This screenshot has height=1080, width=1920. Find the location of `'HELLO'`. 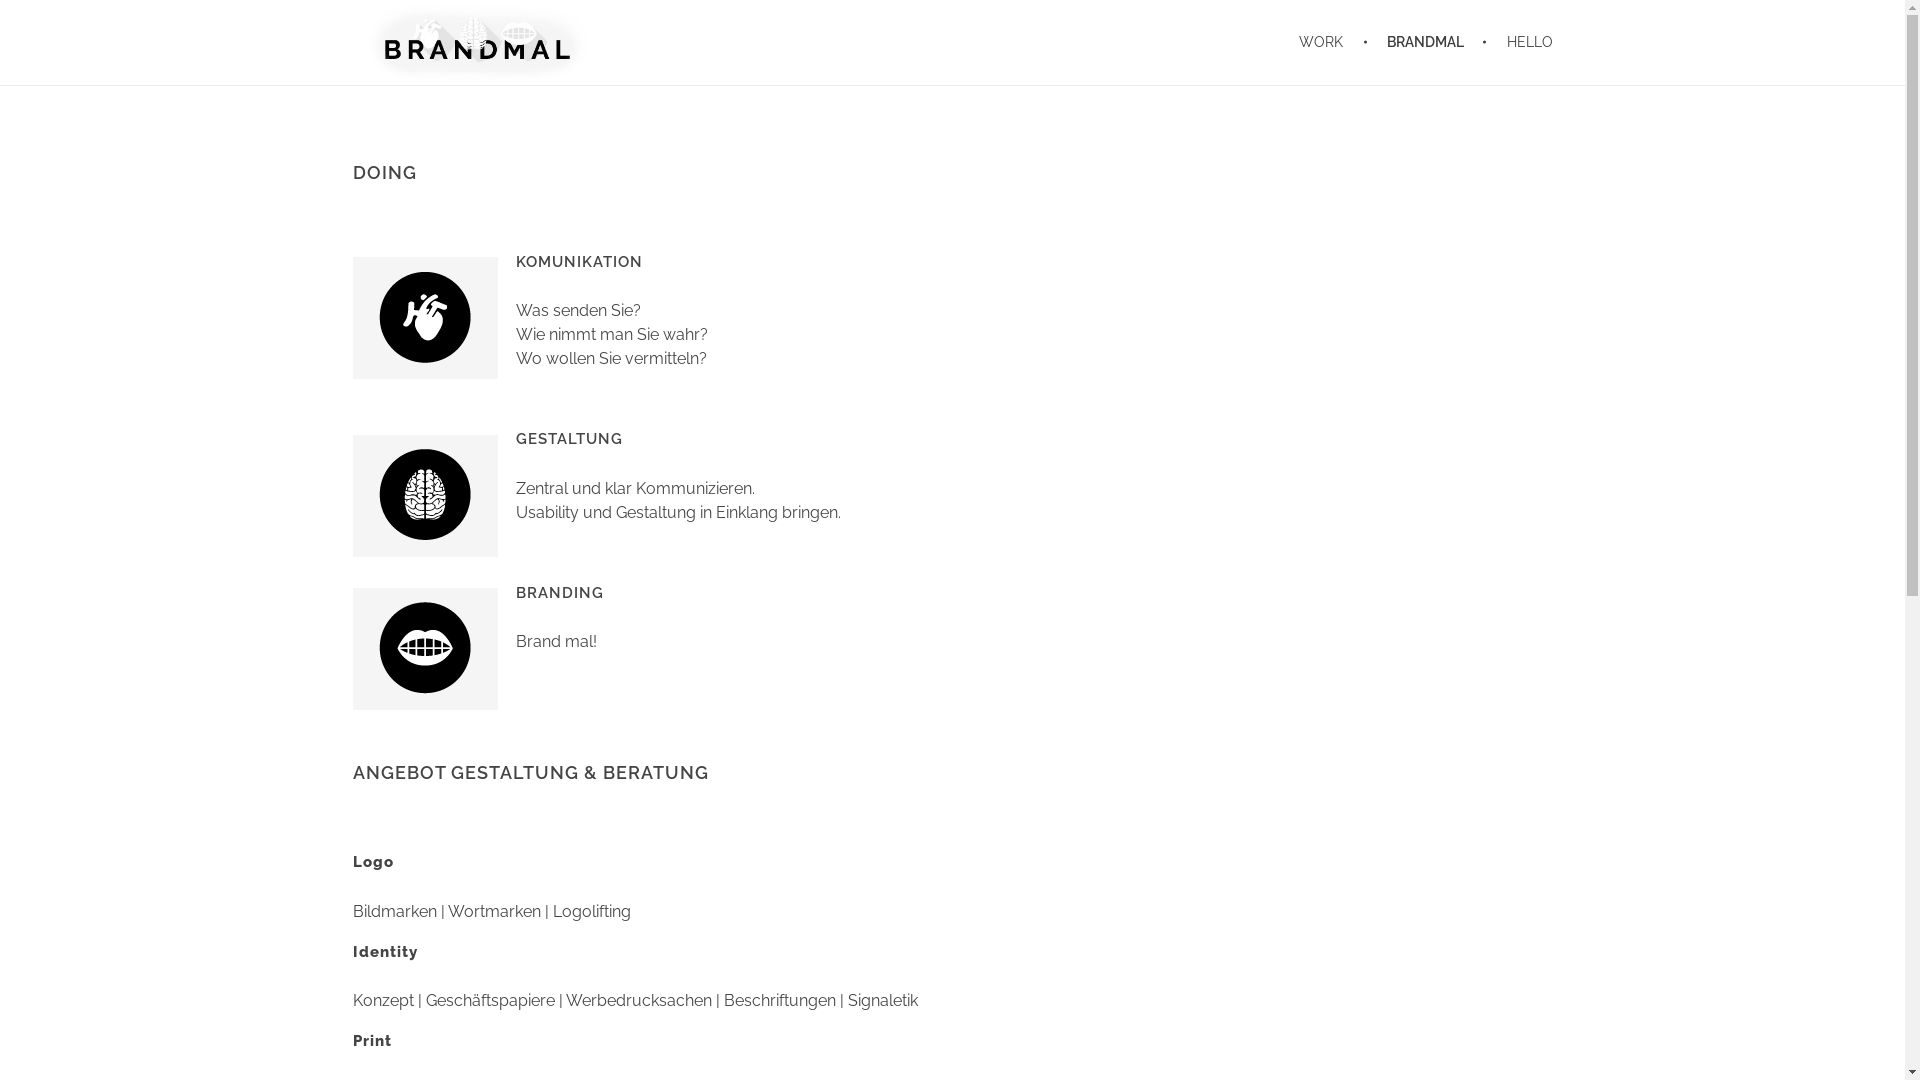

'HELLO' is located at coordinates (1520, 42).